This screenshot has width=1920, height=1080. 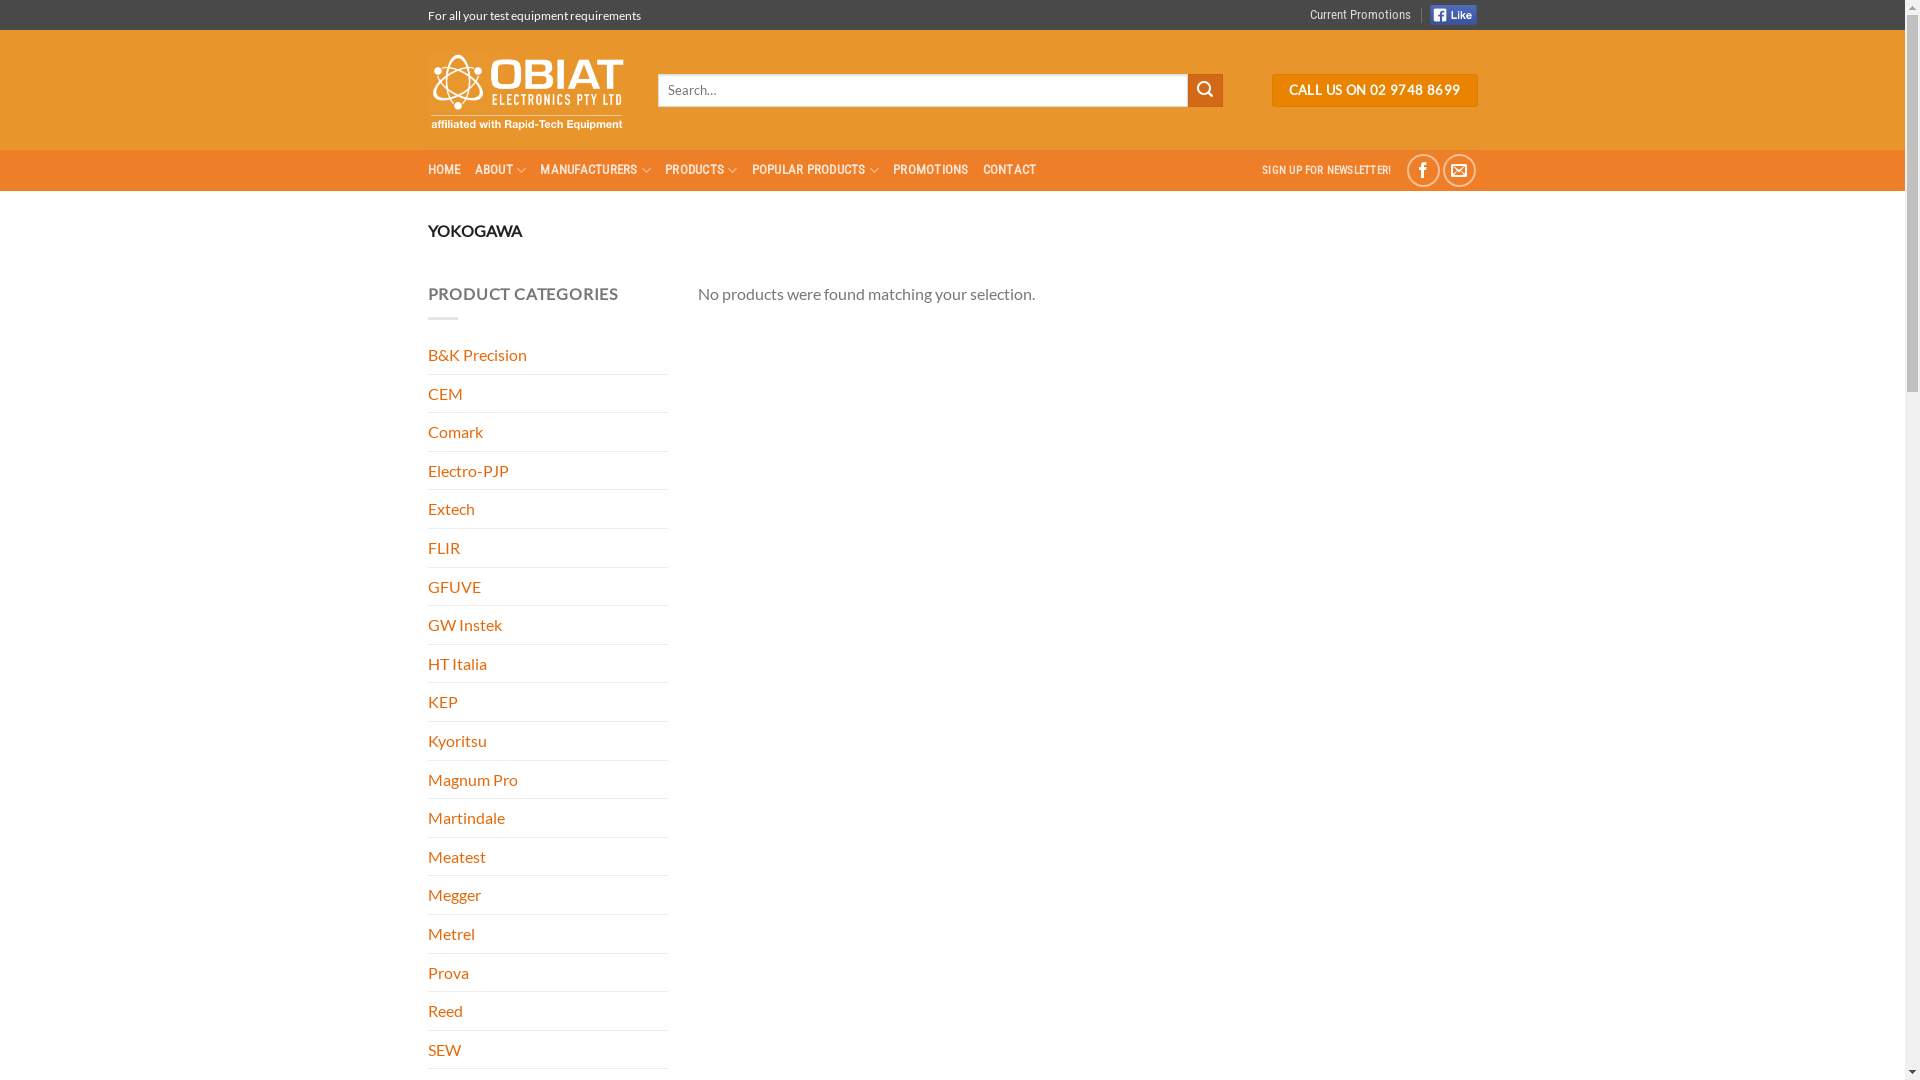 I want to click on 'Send us an email', so click(x=1459, y=169).